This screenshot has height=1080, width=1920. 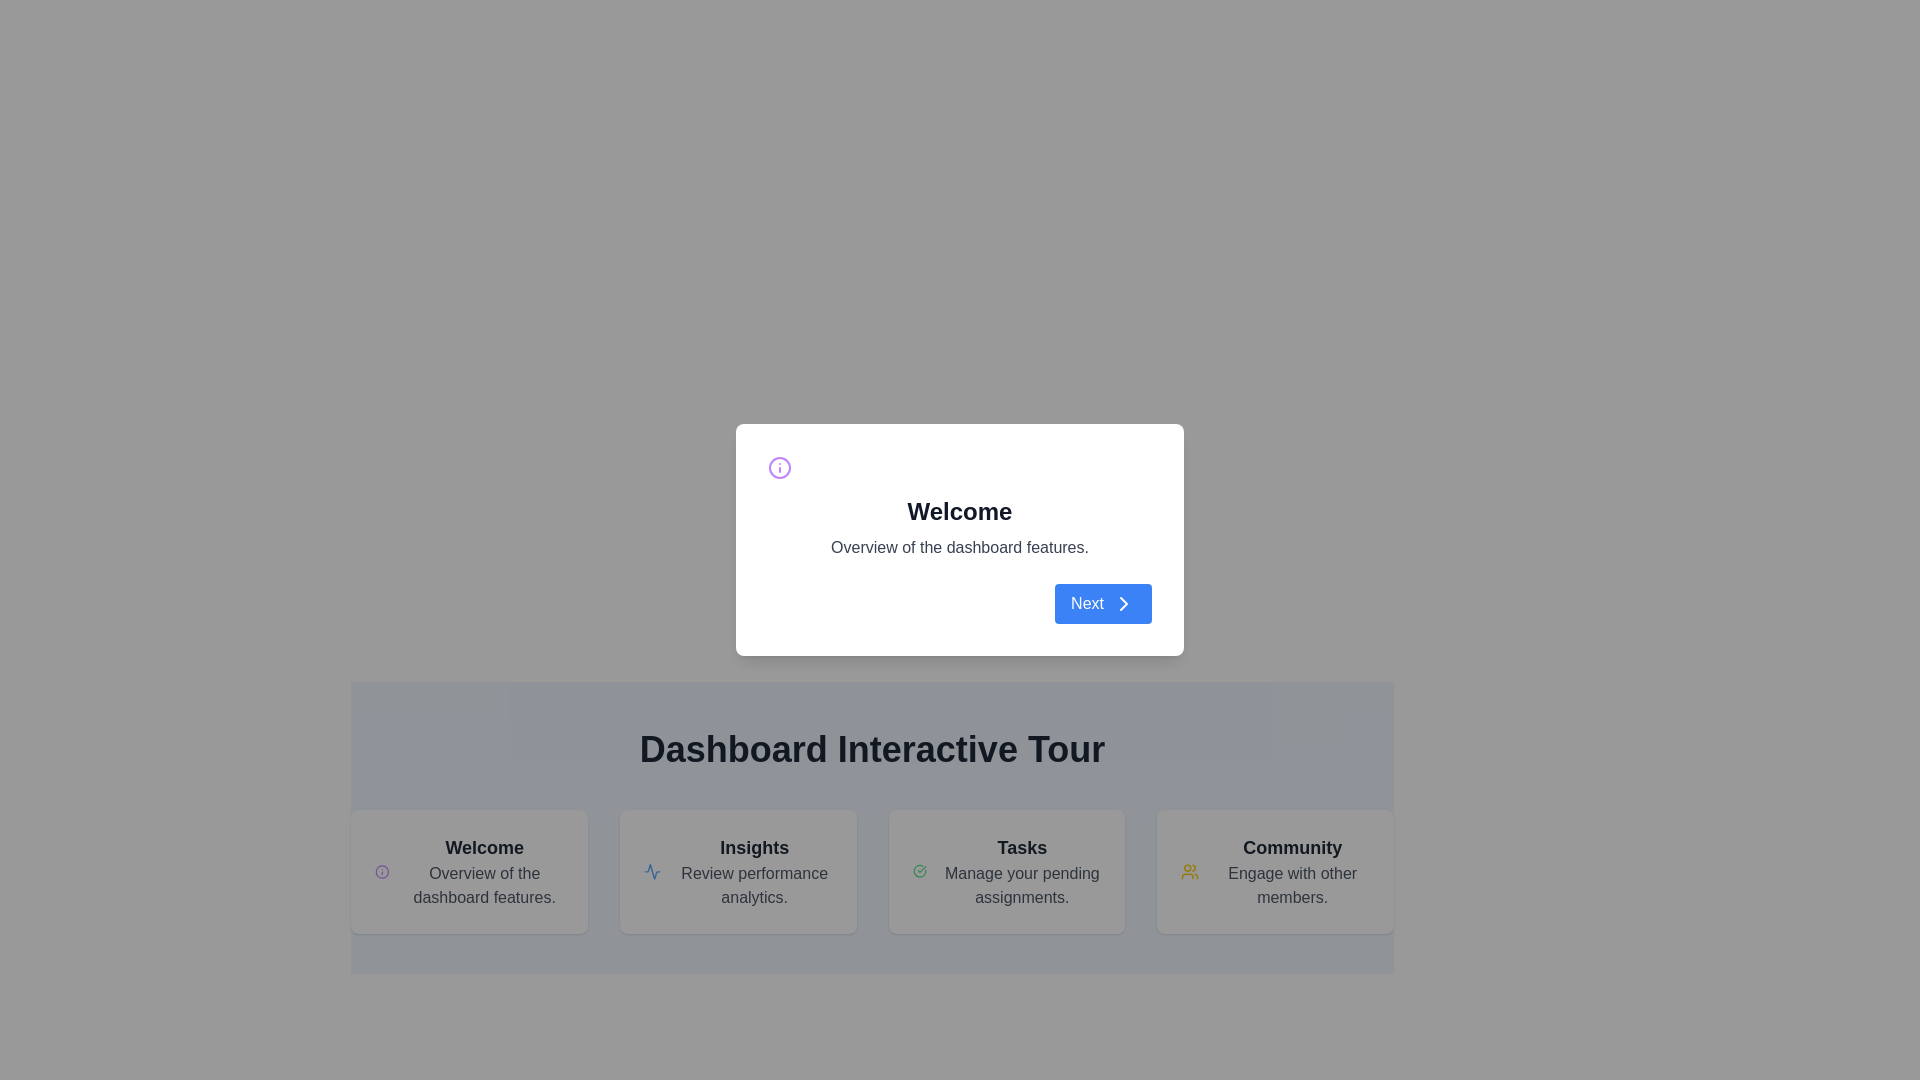 What do you see at coordinates (1022, 885) in the screenshot?
I see `the text block styled in gray that says 'Manage your pending assignments.' which is located below the bold heading 'Tasks' in the card UI component` at bounding box center [1022, 885].